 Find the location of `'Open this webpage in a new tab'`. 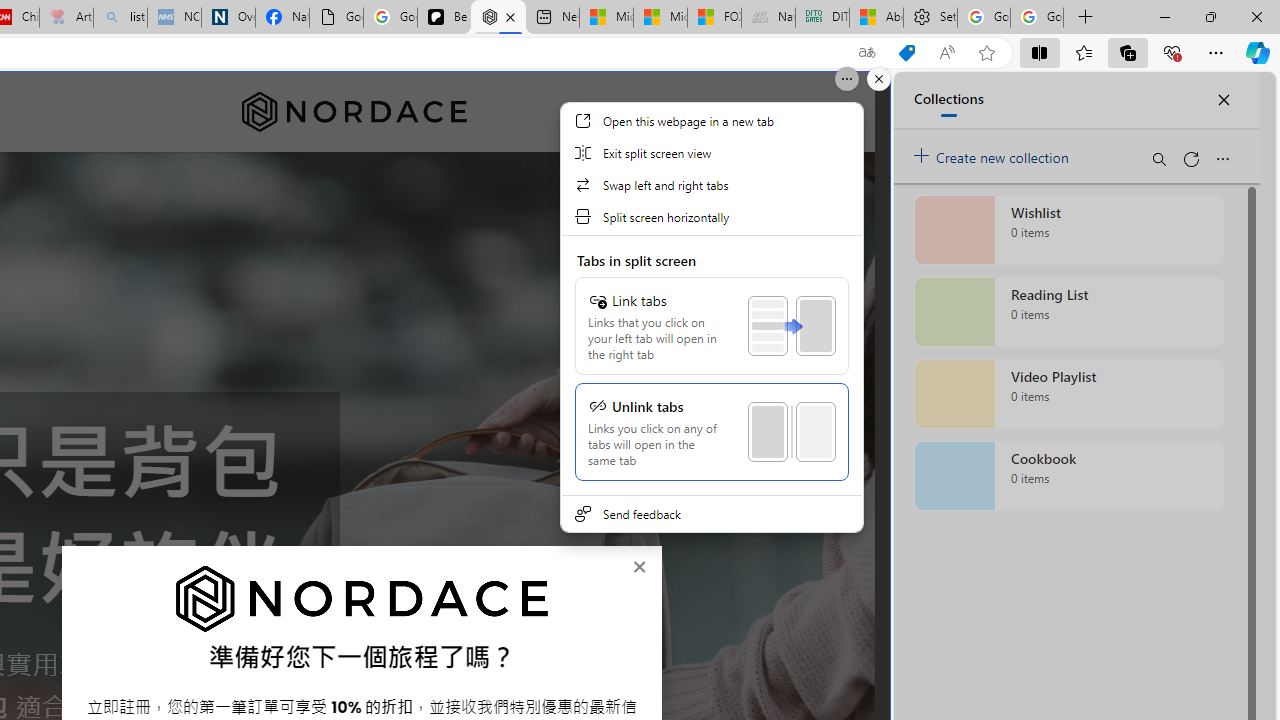

'Open this webpage in a new tab' is located at coordinates (711, 120).